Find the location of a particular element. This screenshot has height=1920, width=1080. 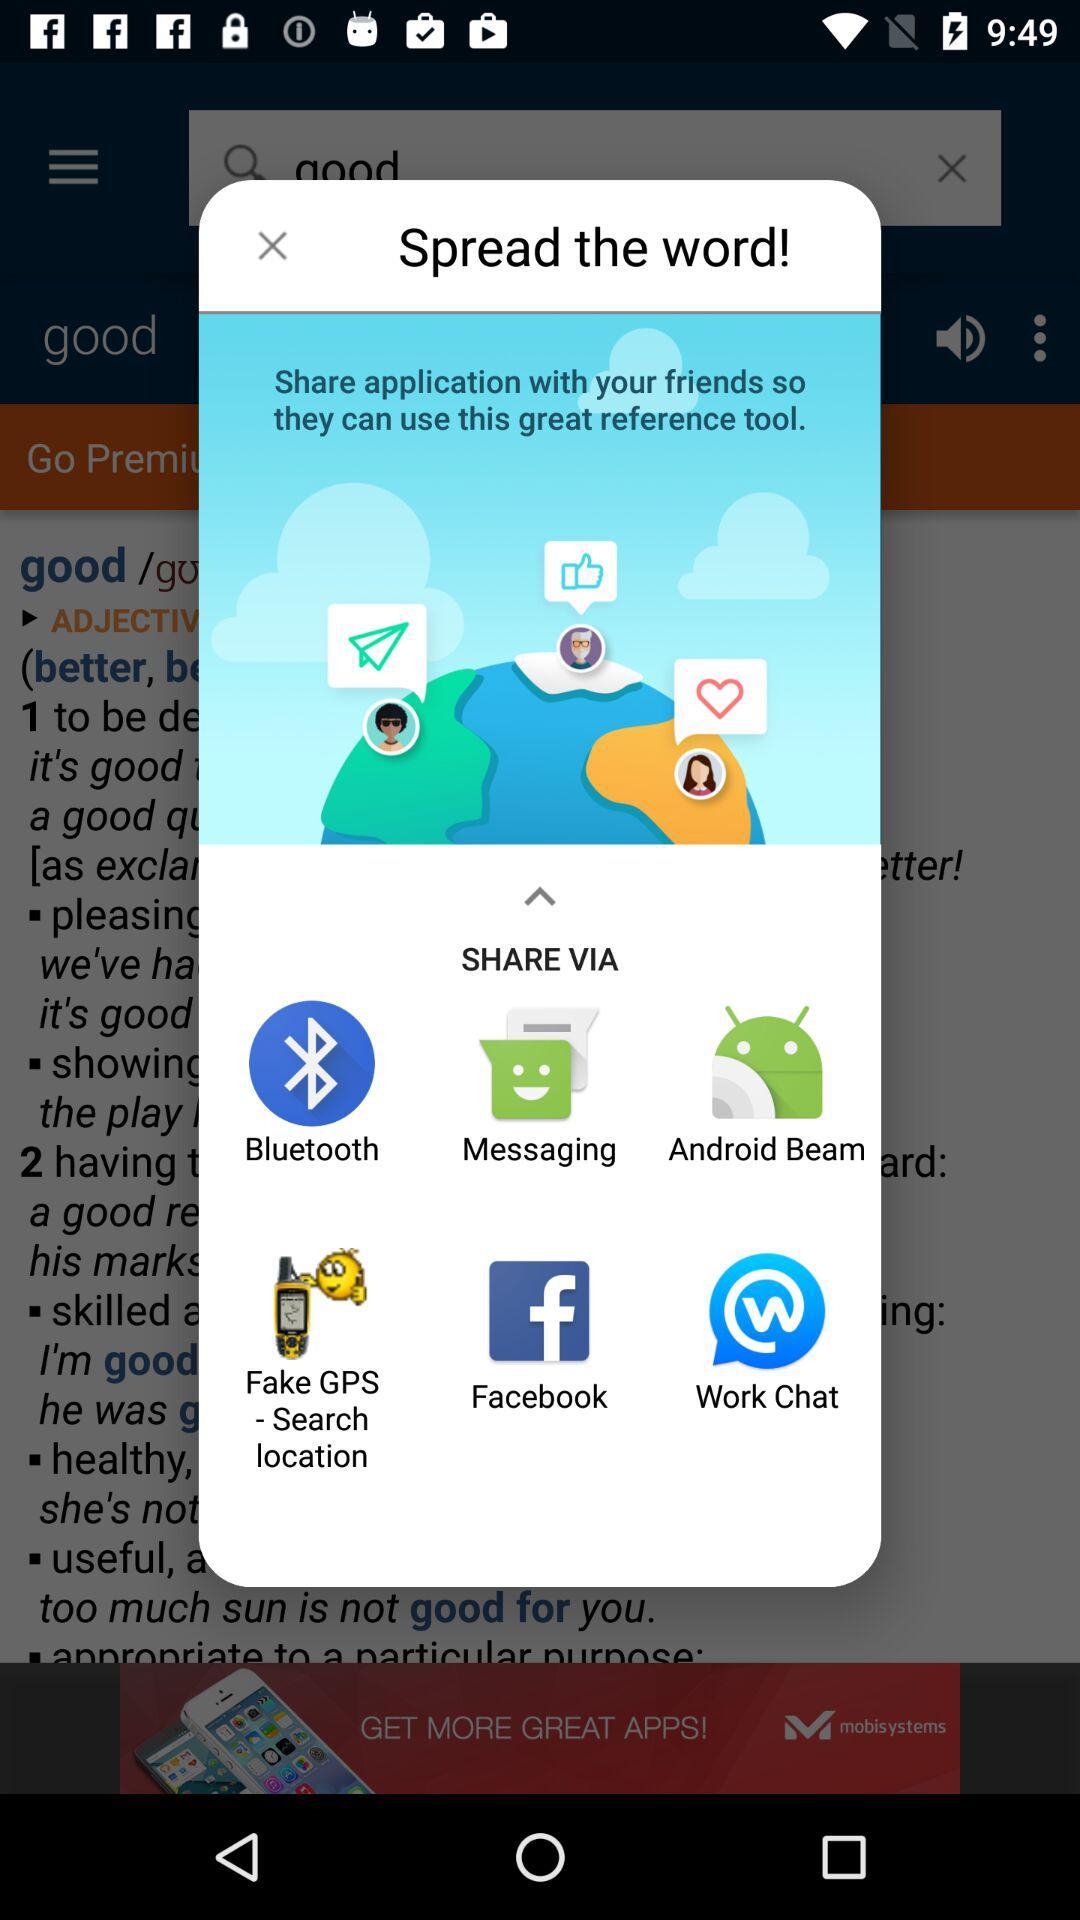

the item to the left of spread the word! icon is located at coordinates (272, 244).